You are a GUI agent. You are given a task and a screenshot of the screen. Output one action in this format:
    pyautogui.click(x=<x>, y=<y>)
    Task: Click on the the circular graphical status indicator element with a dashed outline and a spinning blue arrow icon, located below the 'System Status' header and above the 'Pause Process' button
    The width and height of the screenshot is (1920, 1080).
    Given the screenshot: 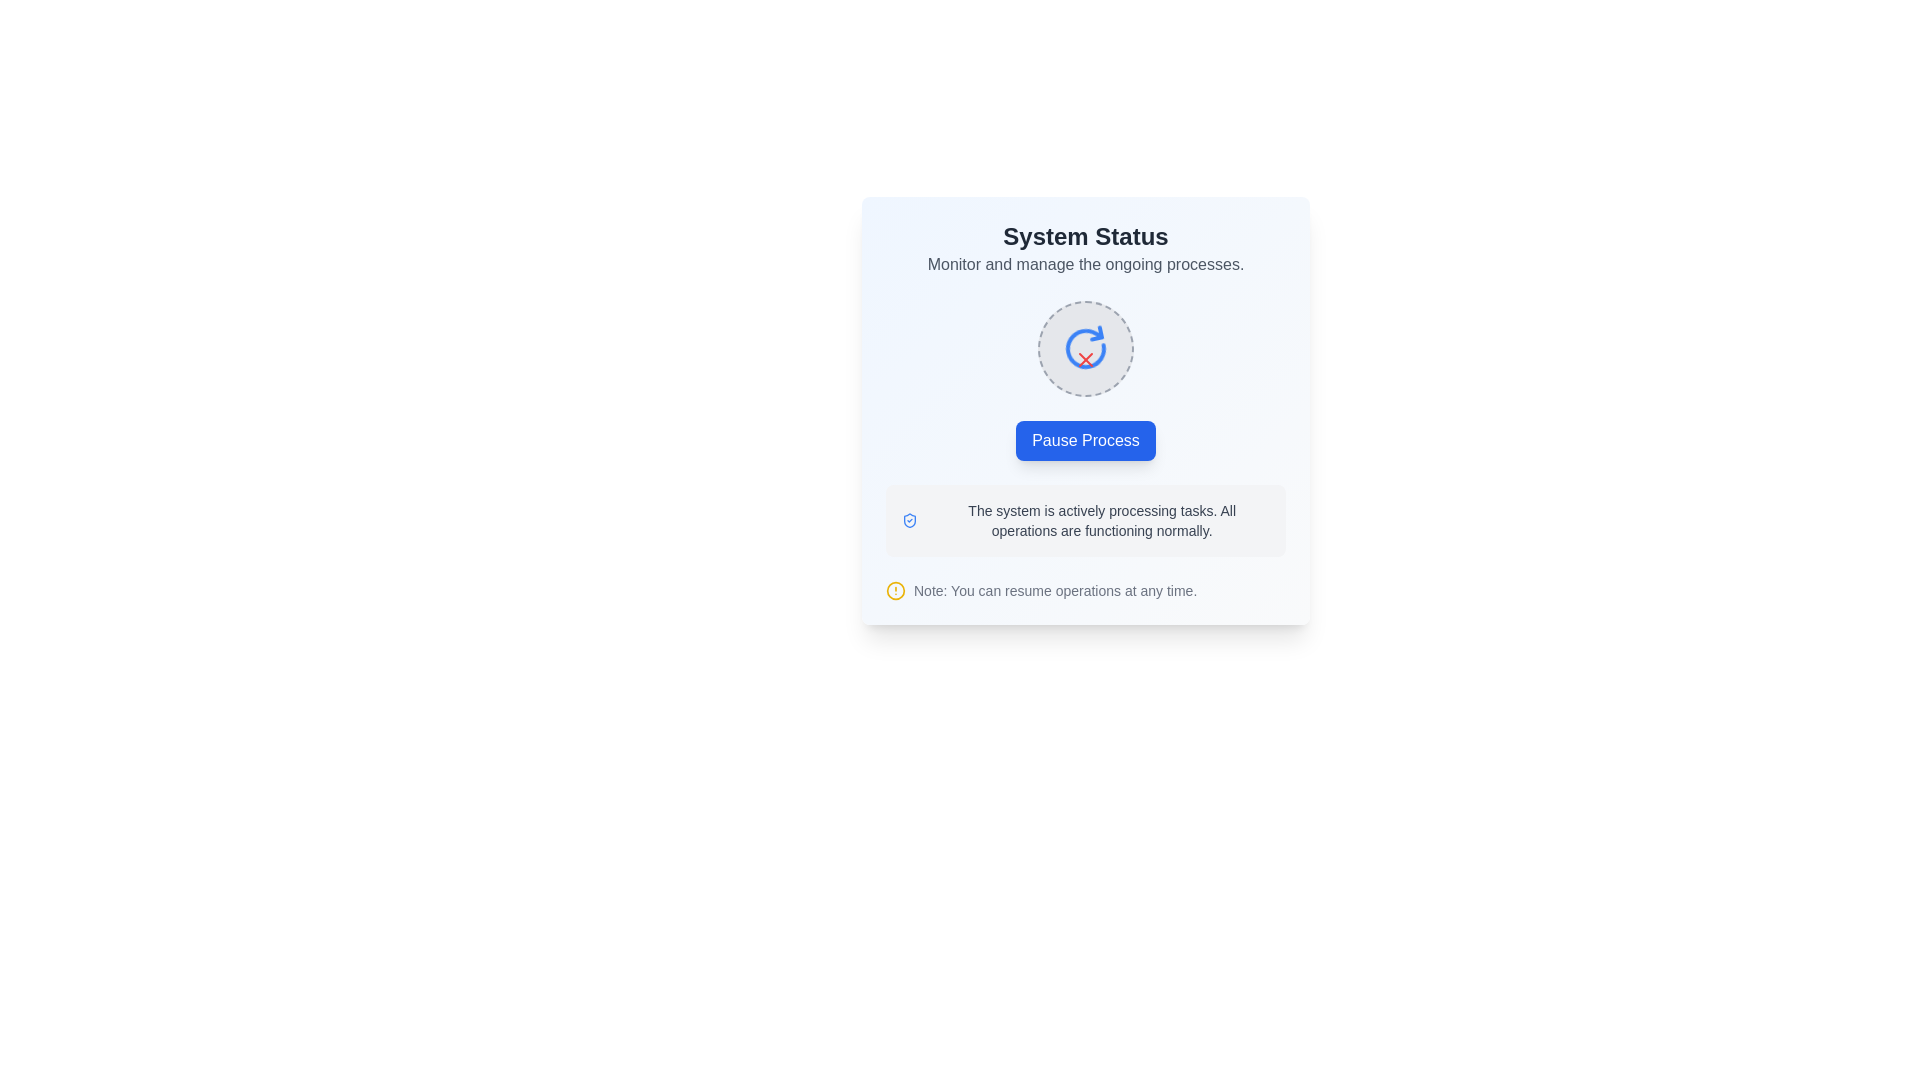 What is the action you would take?
    pyautogui.click(x=1084, y=347)
    